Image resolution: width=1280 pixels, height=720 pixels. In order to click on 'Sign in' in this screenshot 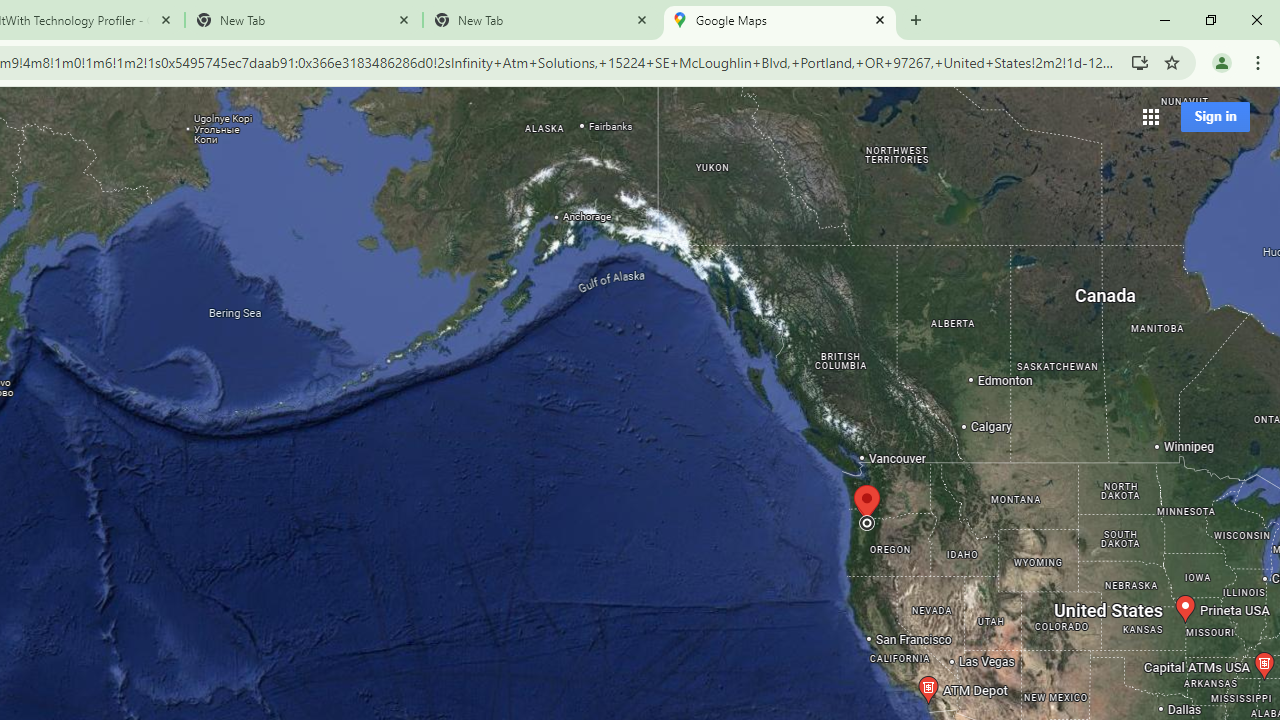, I will do `click(1214, 116)`.